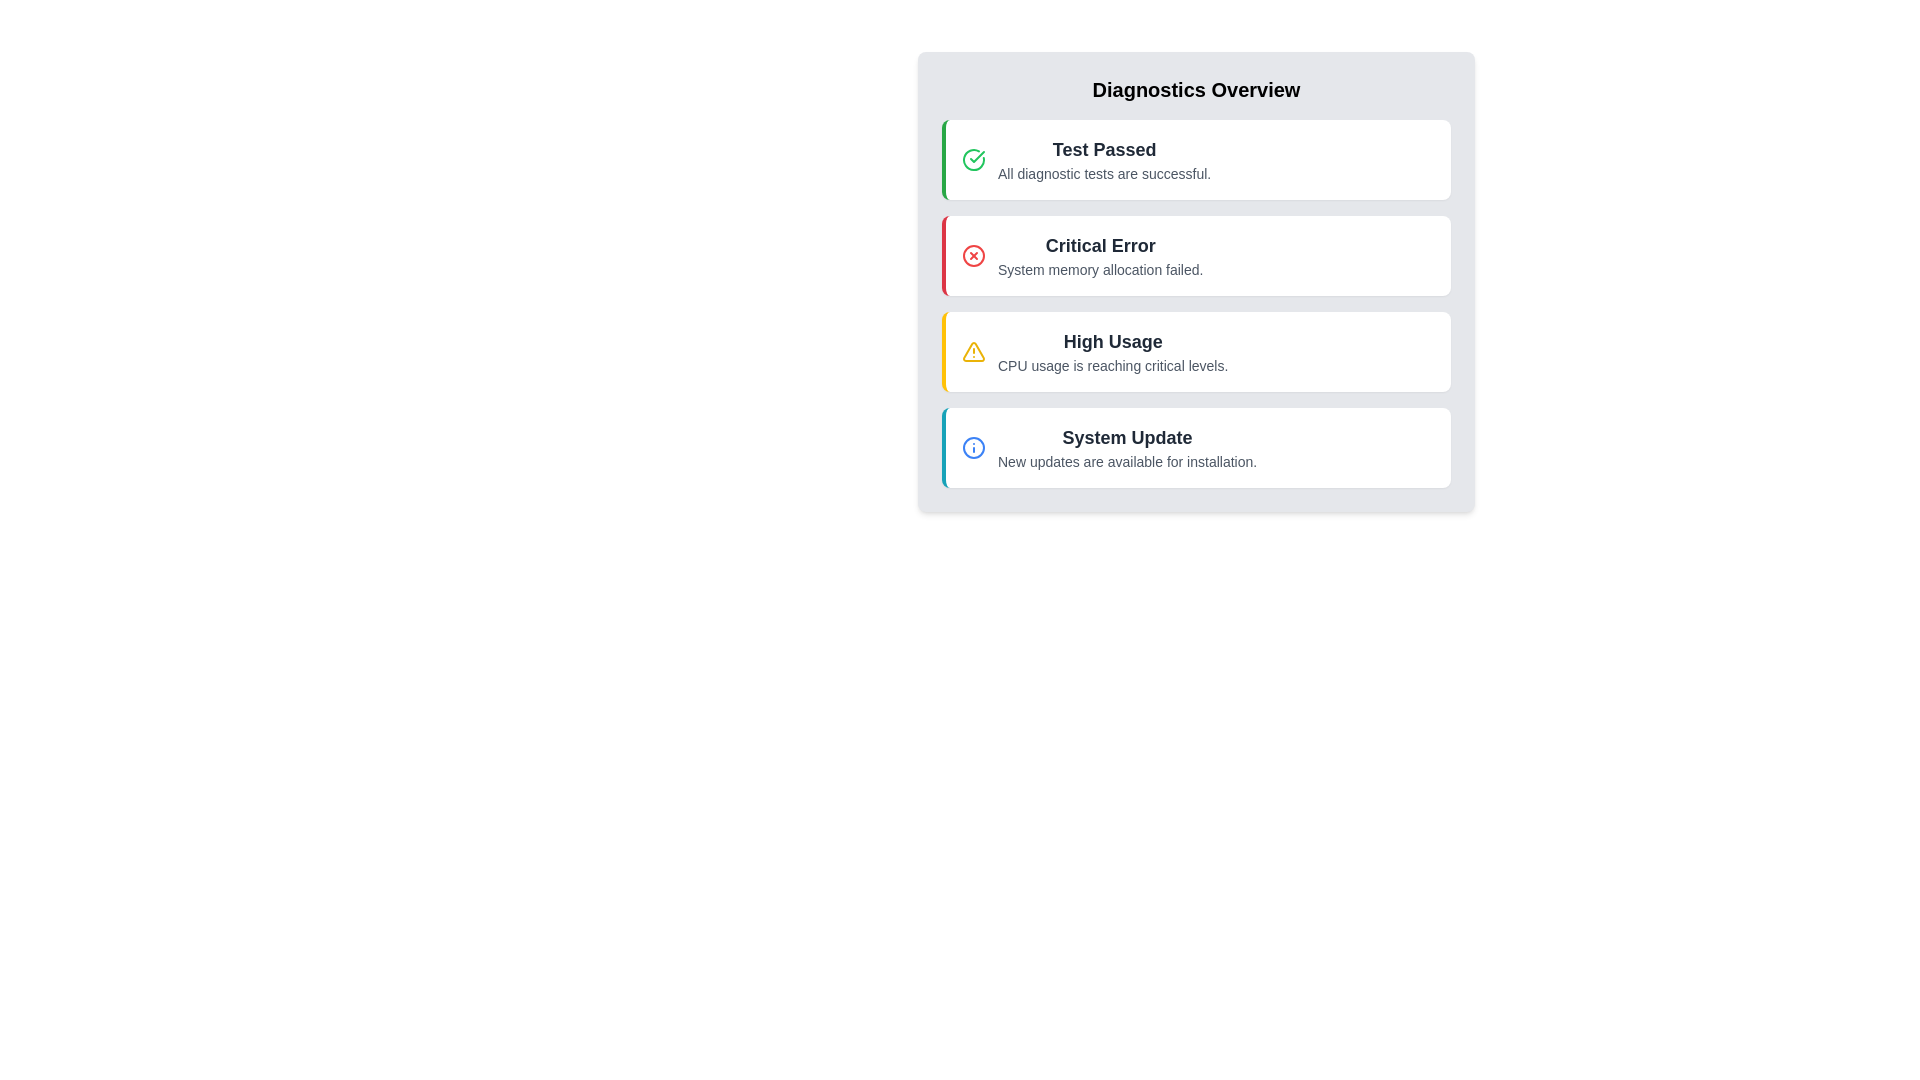 The image size is (1920, 1080). What do you see at coordinates (1103, 149) in the screenshot?
I see `the first line of text indicating the successful status of a diagnostic test, located at the top of the vertical list of diagnostic statuses` at bounding box center [1103, 149].